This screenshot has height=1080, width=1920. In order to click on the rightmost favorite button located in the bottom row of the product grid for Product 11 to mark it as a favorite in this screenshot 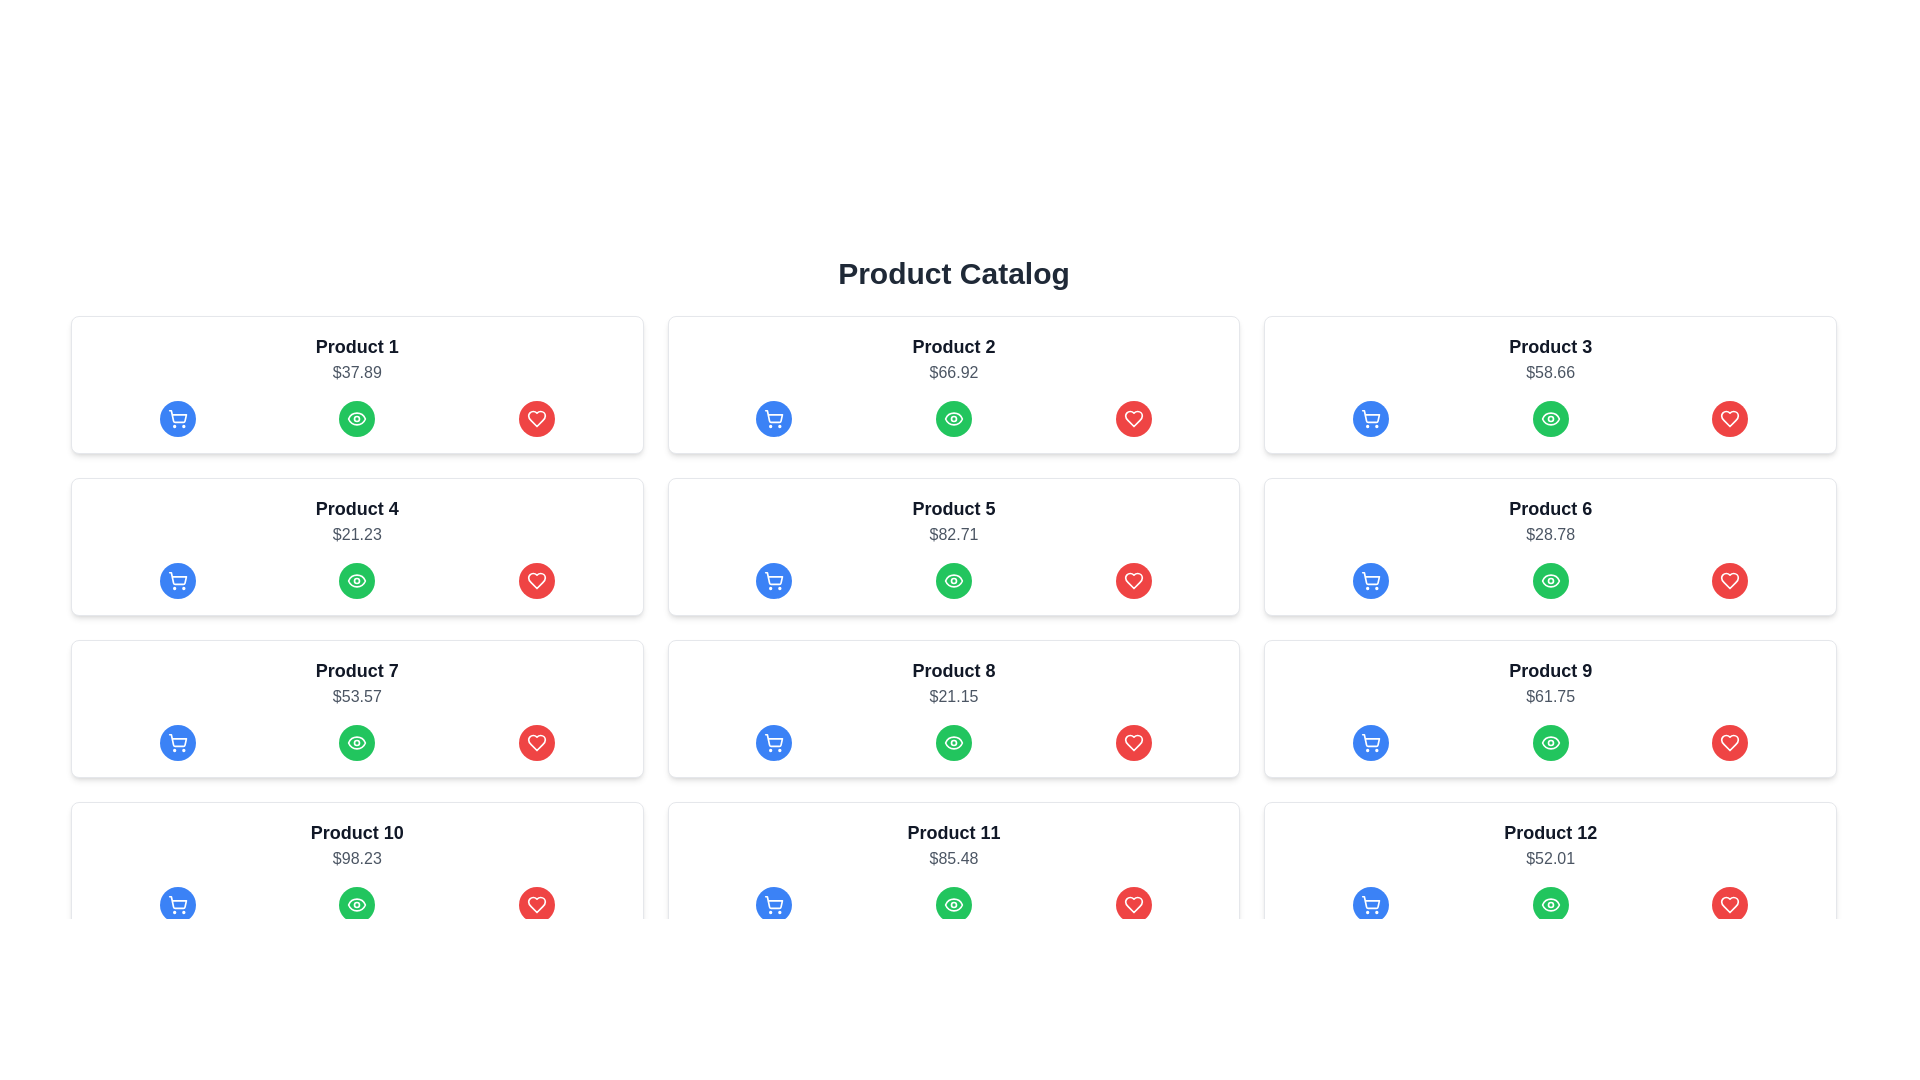, I will do `click(1133, 905)`.